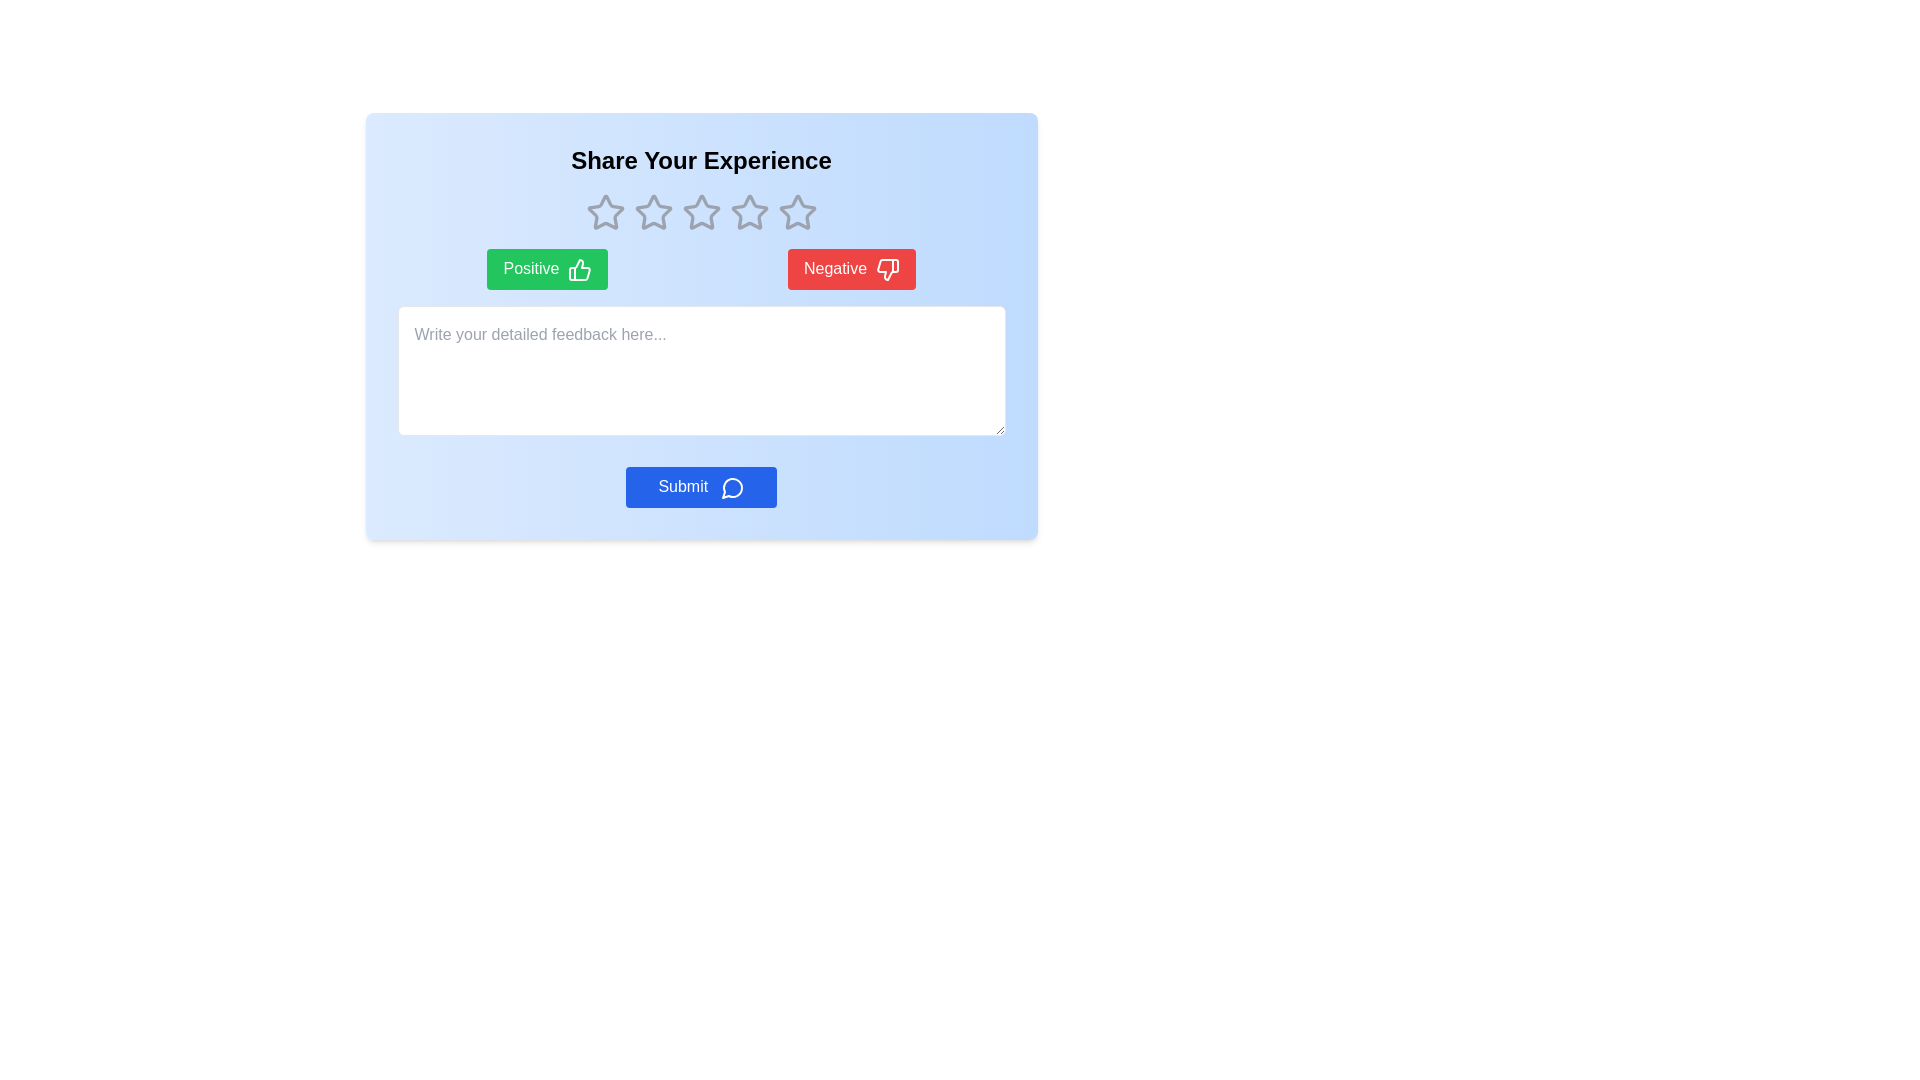 The width and height of the screenshot is (1920, 1080). I want to click on the second star icon in the rating system, so click(653, 212).